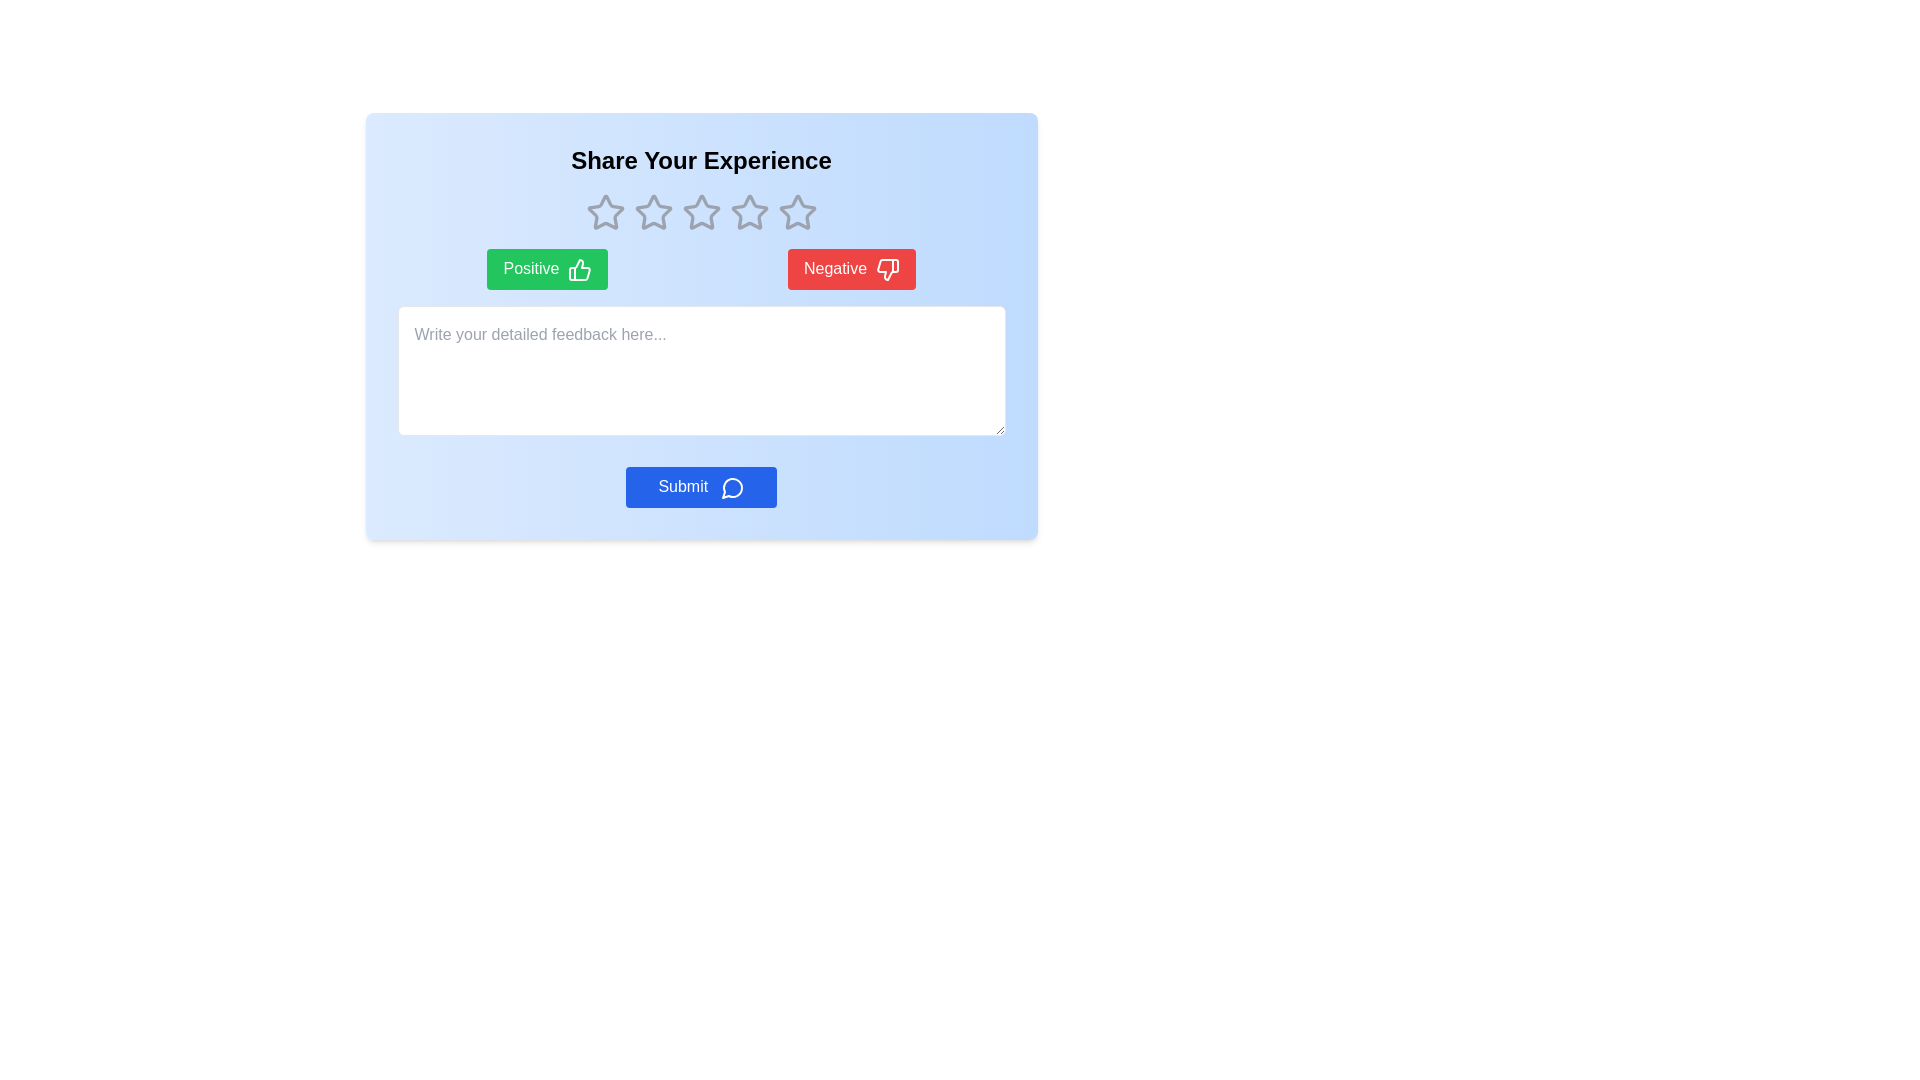 The width and height of the screenshot is (1920, 1080). I want to click on the second star icon in the rating system, so click(653, 212).